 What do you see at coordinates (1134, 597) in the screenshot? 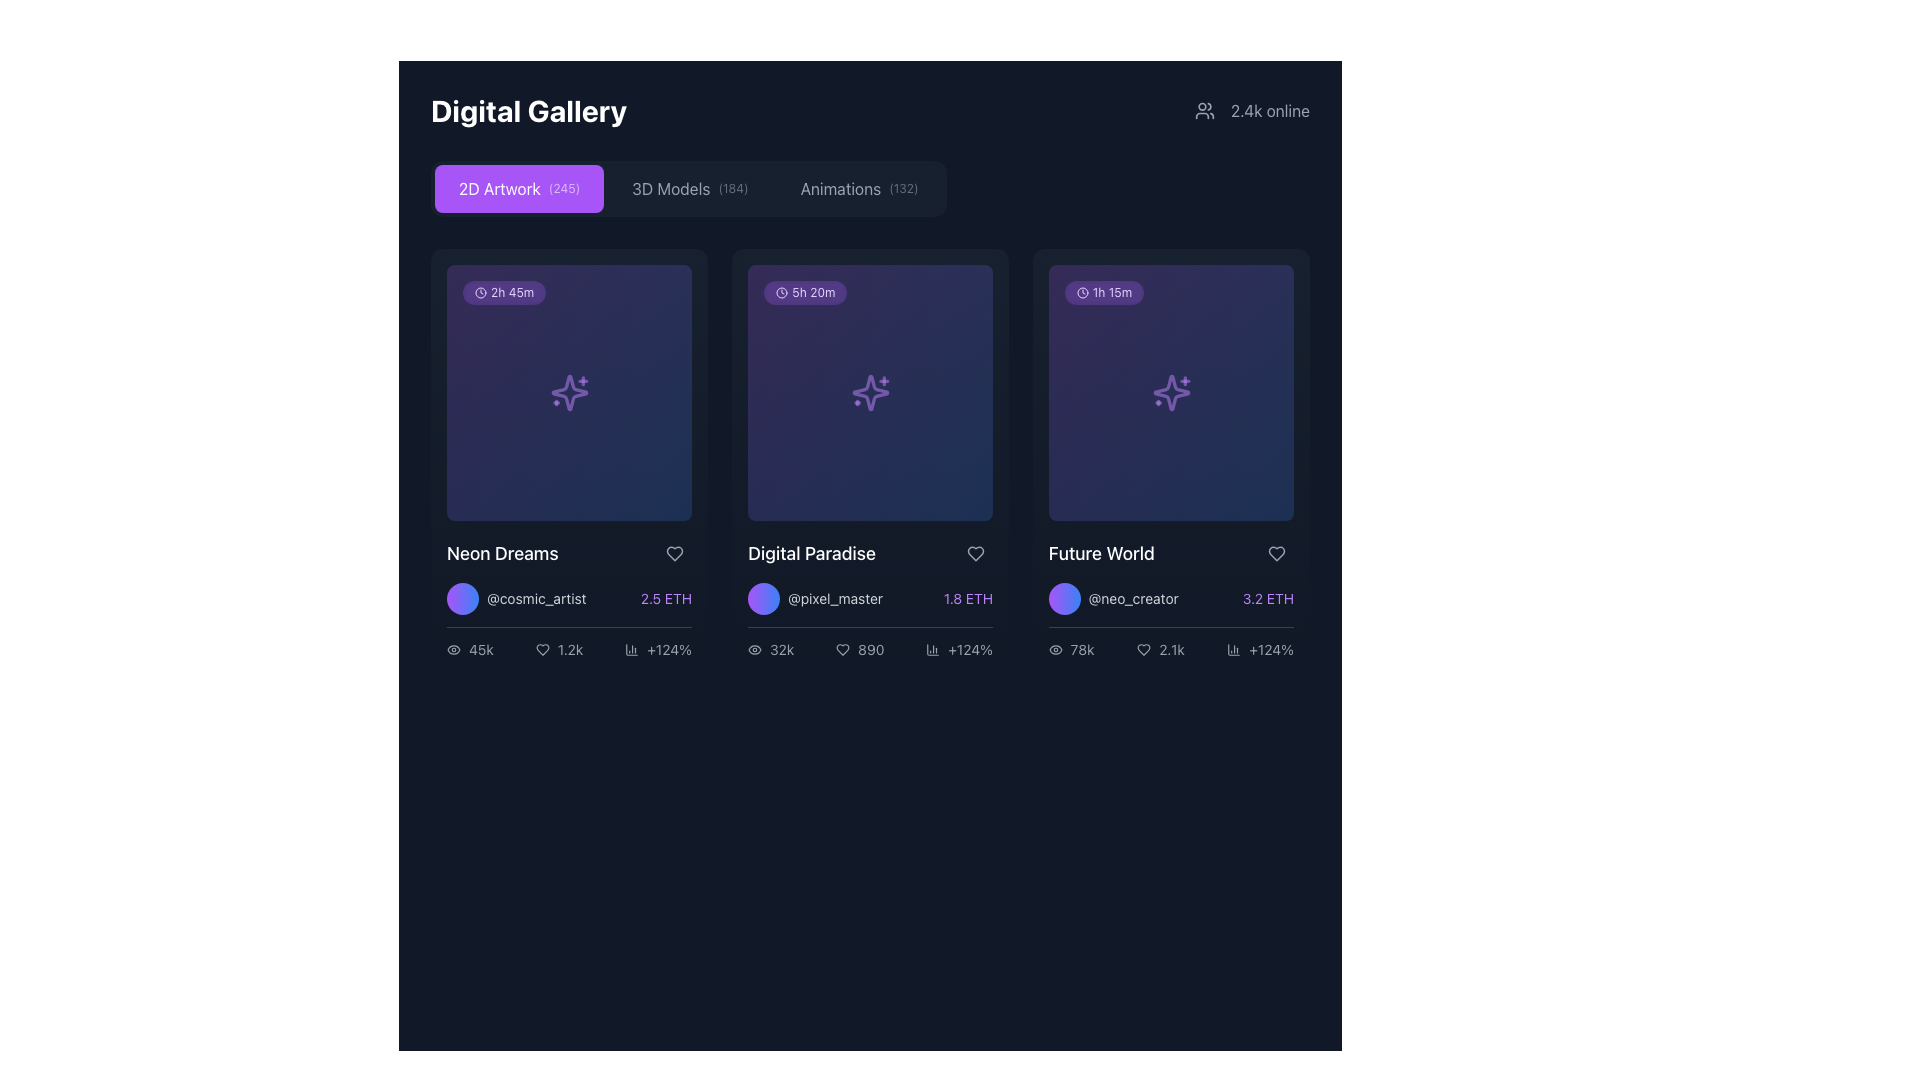
I see `the text label displaying the username '@neo_creator', located in the top right of the grid layout in the 'Future World' item` at bounding box center [1134, 597].